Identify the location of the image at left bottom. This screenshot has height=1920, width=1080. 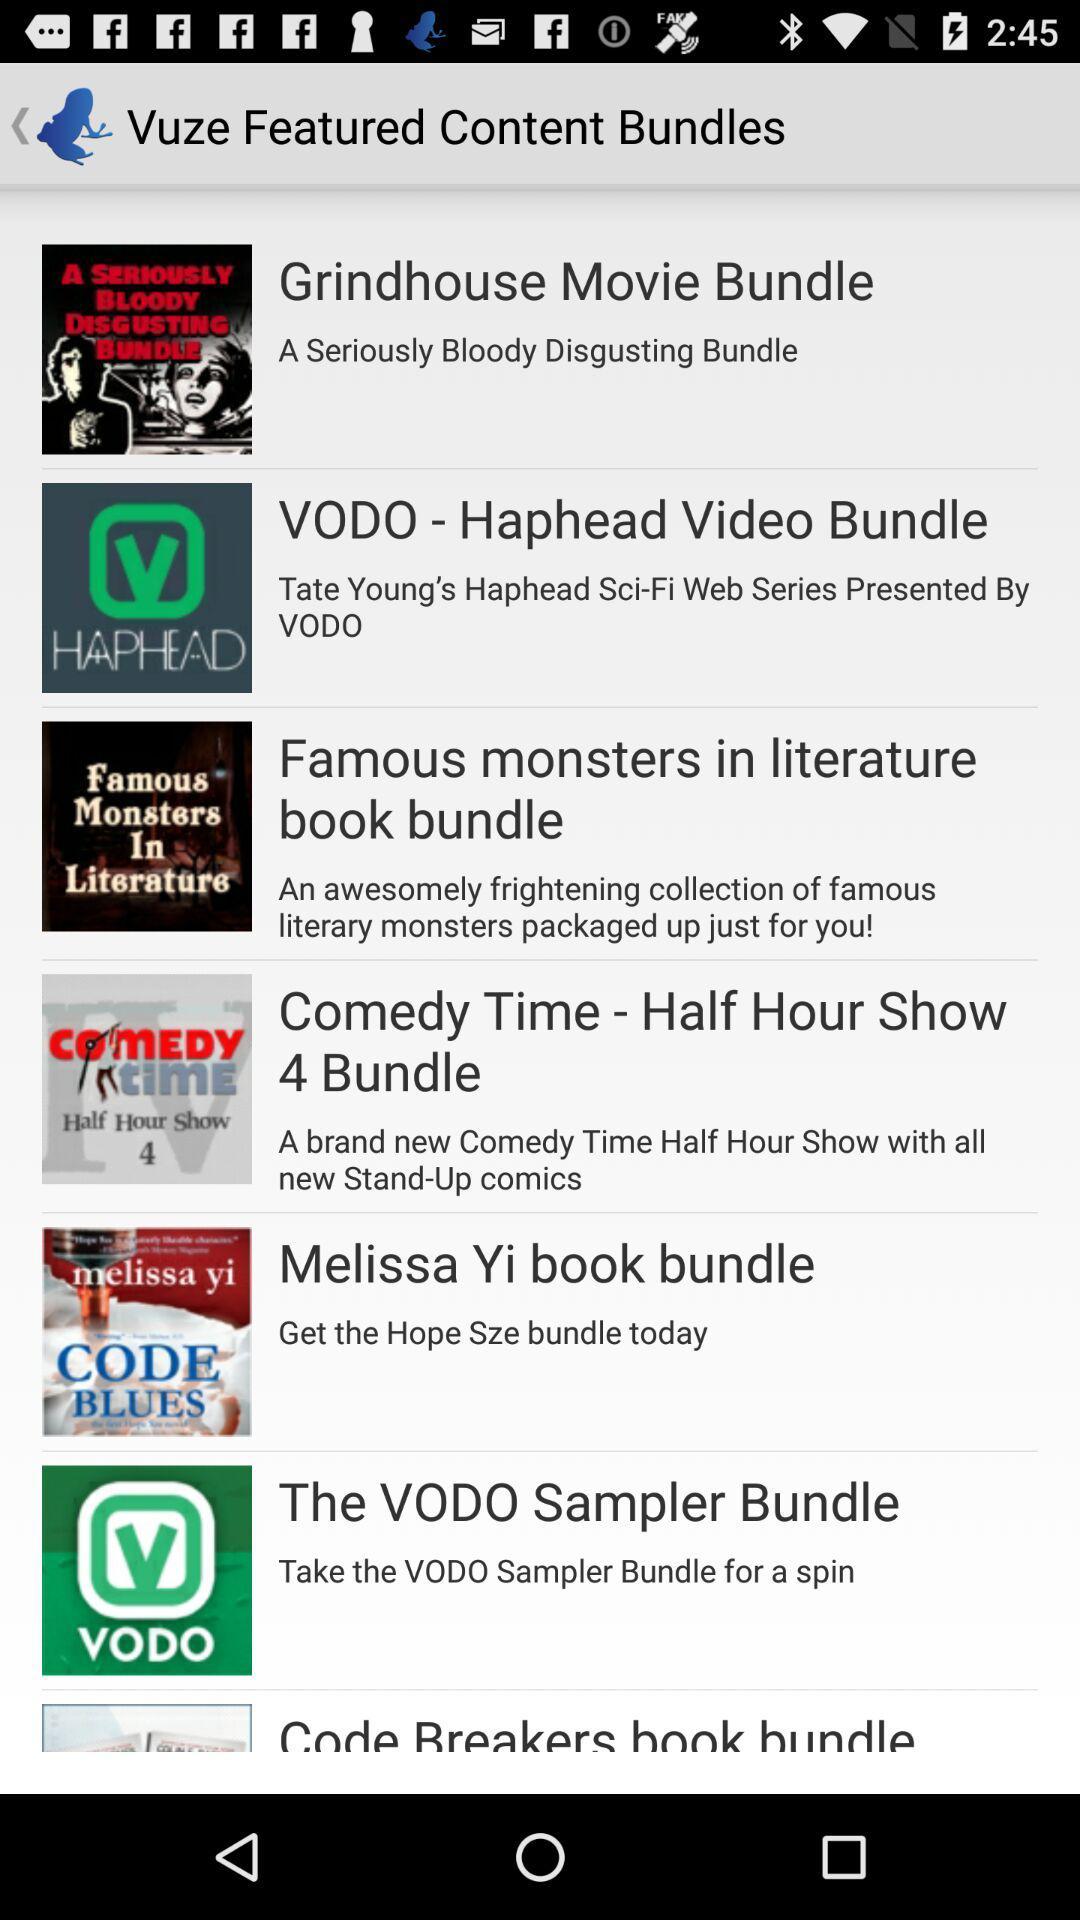
(145, 1727).